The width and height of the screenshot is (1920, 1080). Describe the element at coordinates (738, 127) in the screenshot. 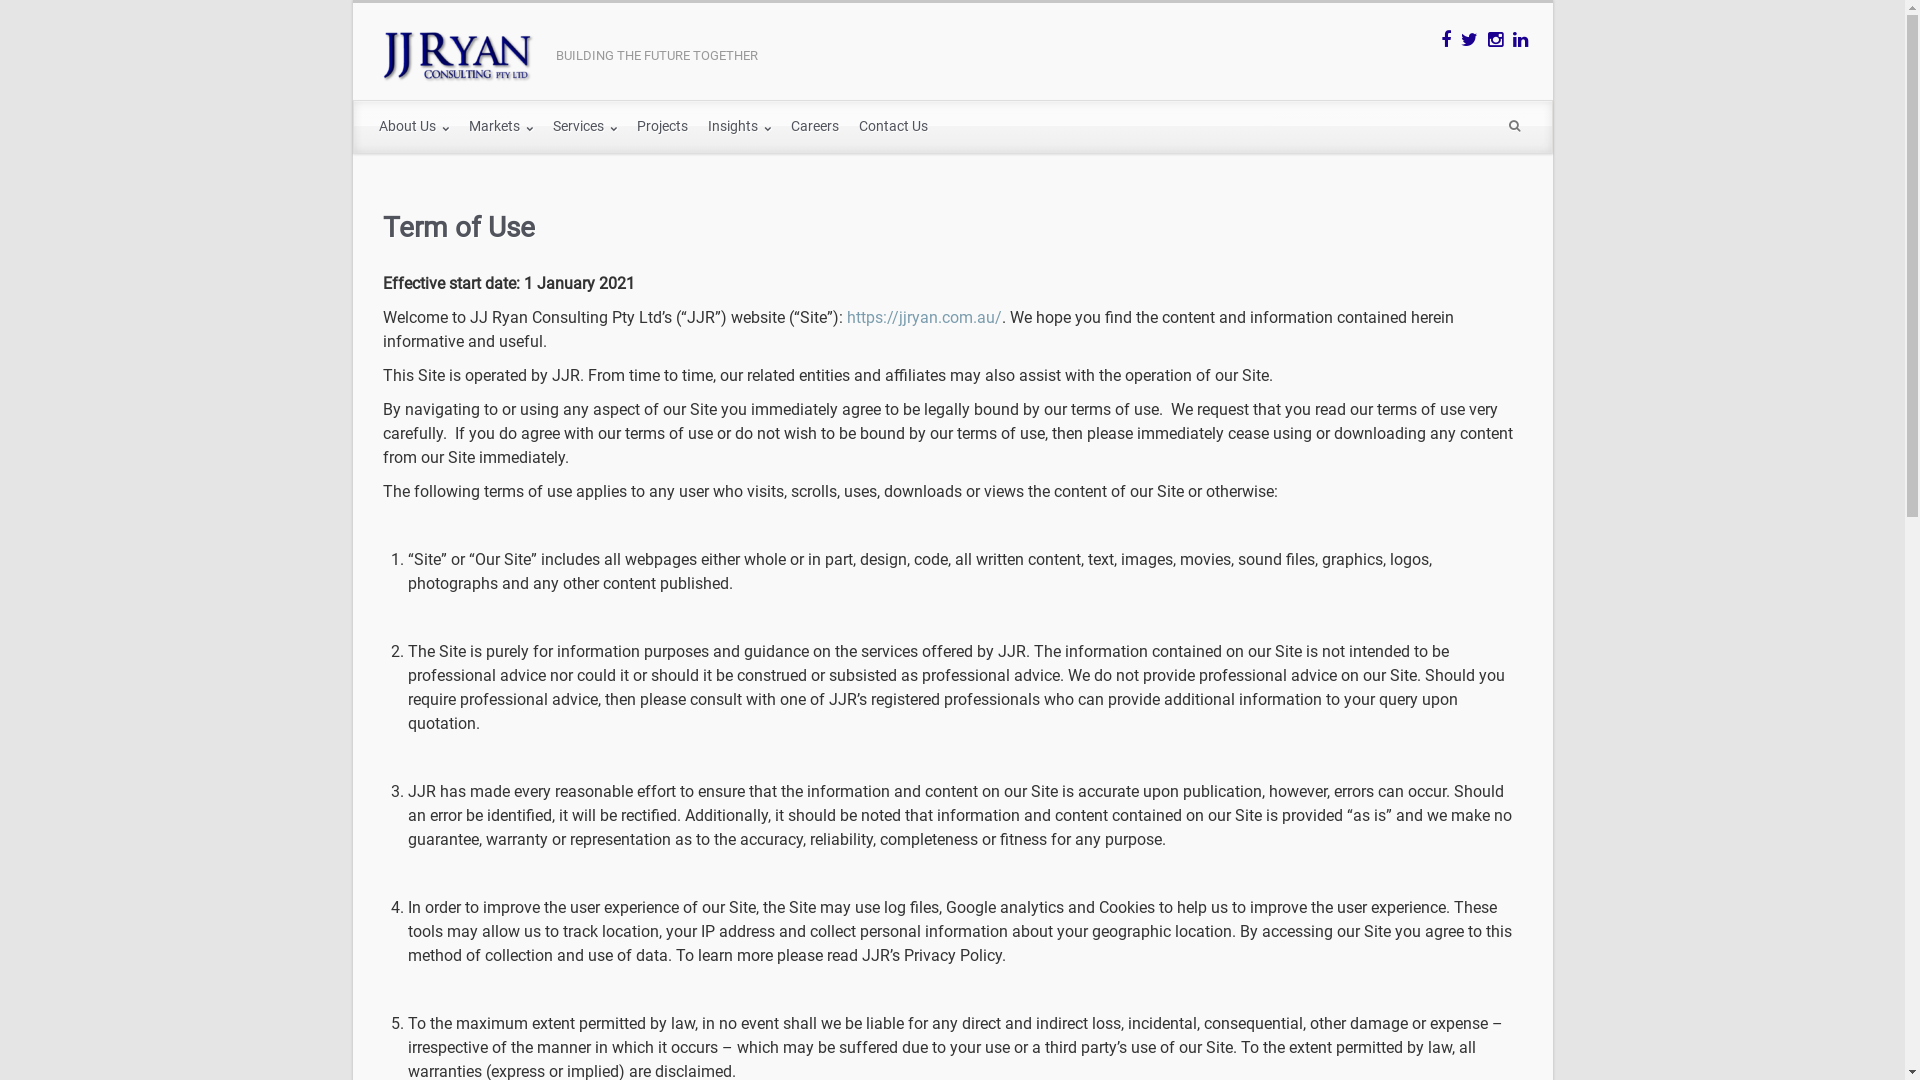

I see `'Insights'` at that location.